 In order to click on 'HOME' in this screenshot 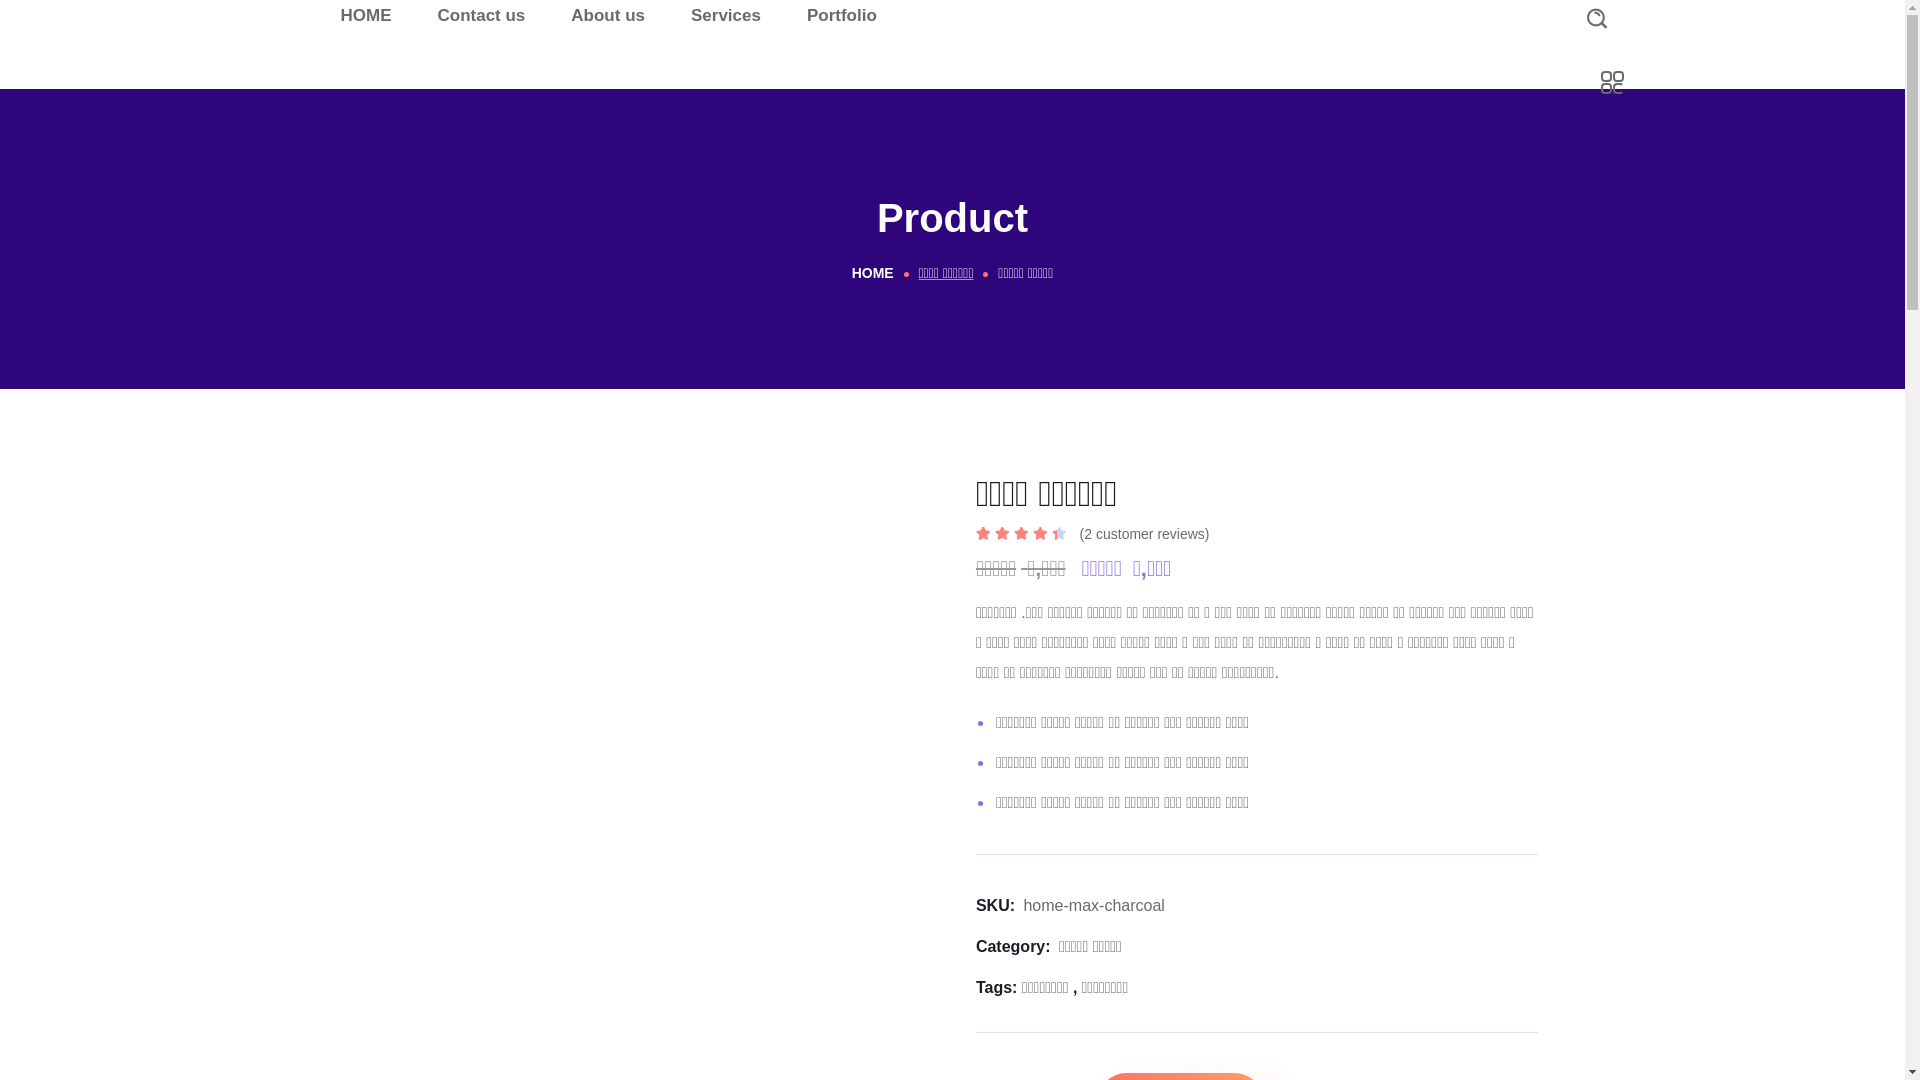, I will do `click(365, 15)`.